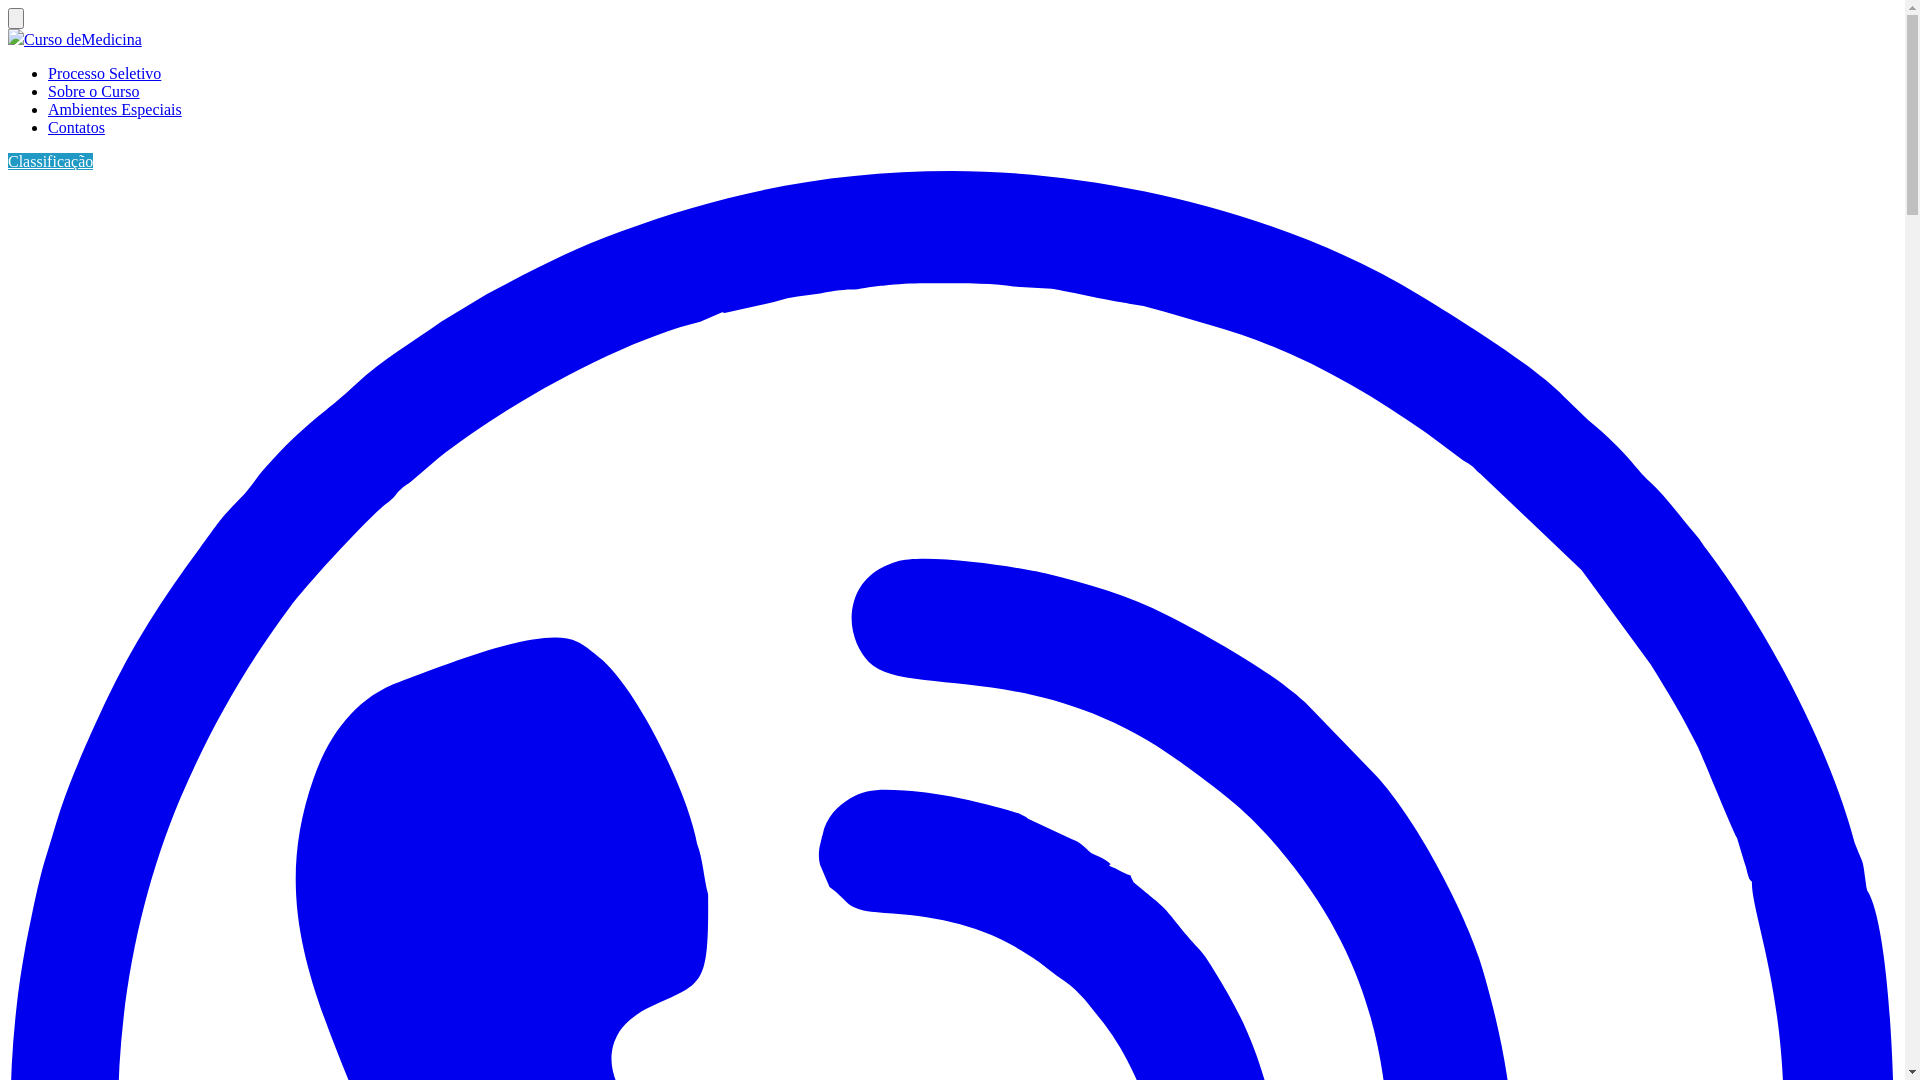 The height and width of the screenshot is (1080, 1920). I want to click on 'Processo Seletivo', so click(103, 72).